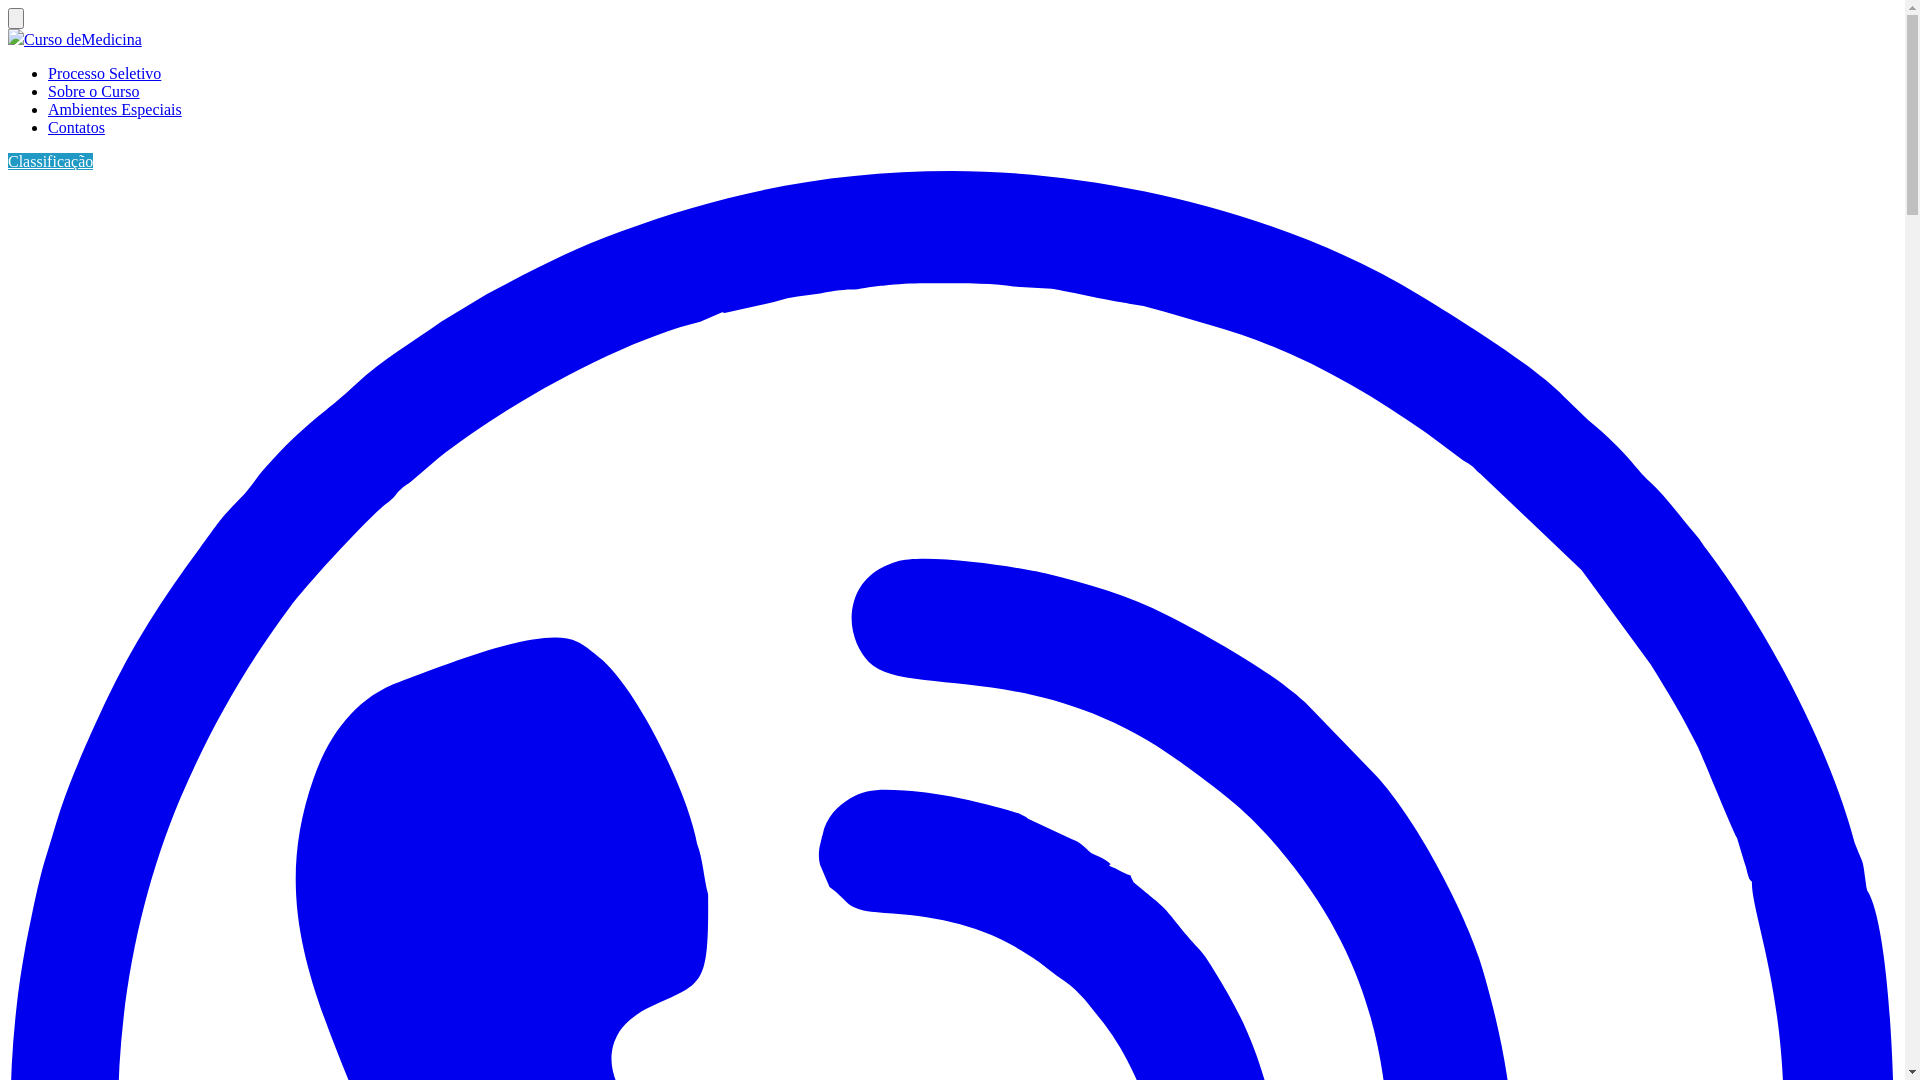 The height and width of the screenshot is (1080, 1920). I want to click on 'Processo Seletivo', so click(103, 72).